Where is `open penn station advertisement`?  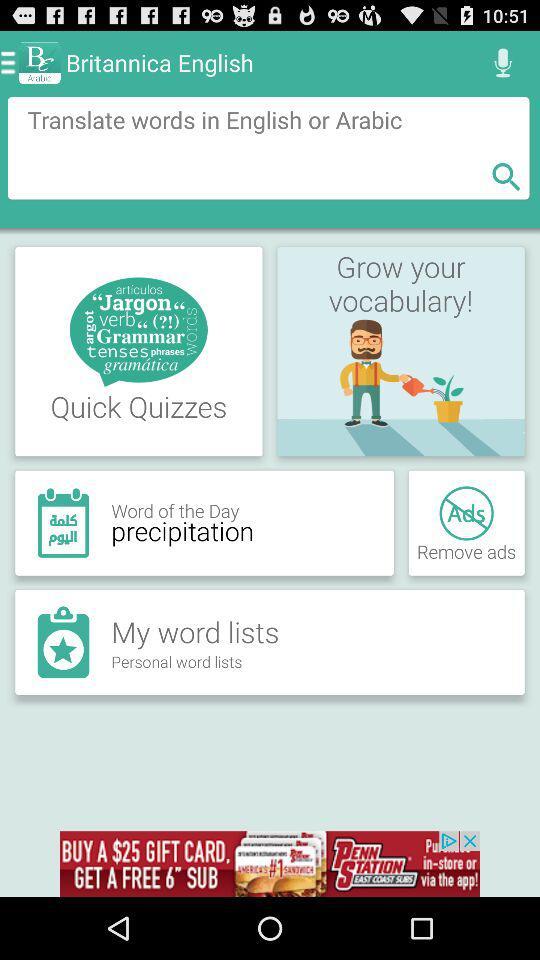 open penn station advertisement is located at coordinates (270, 863).